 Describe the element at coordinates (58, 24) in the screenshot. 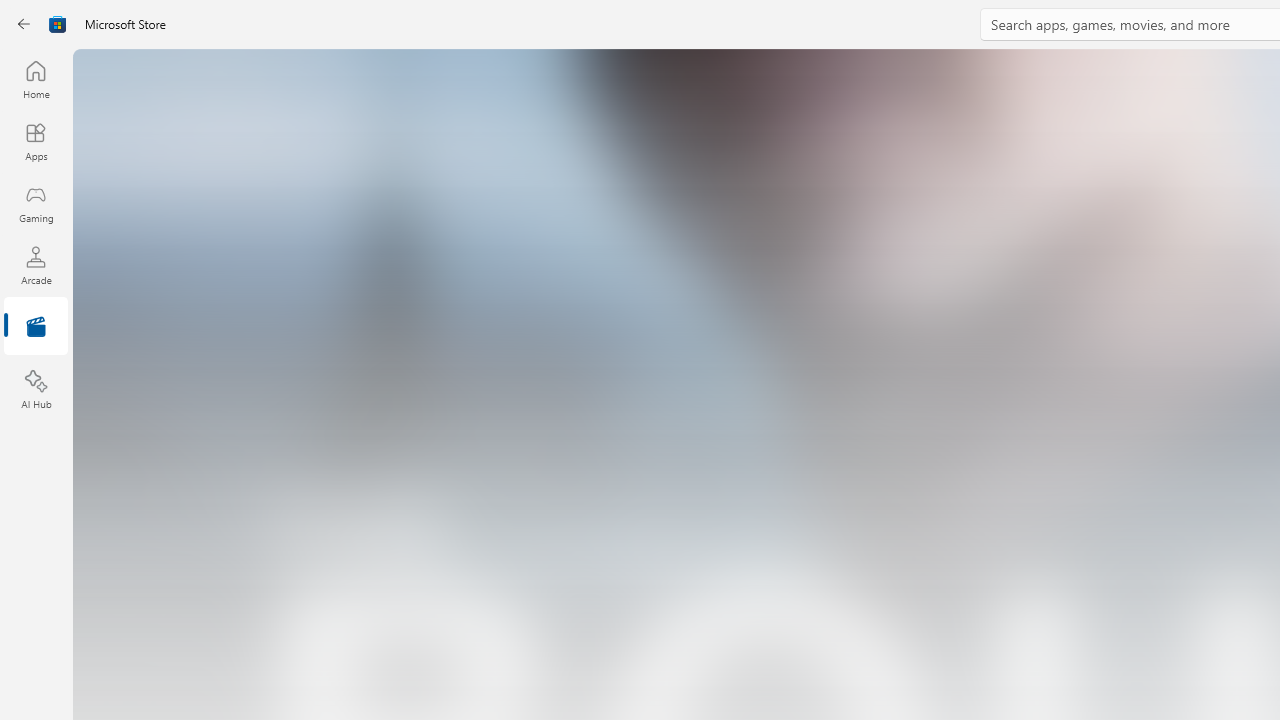

I see `'Class: Image'` at that location.